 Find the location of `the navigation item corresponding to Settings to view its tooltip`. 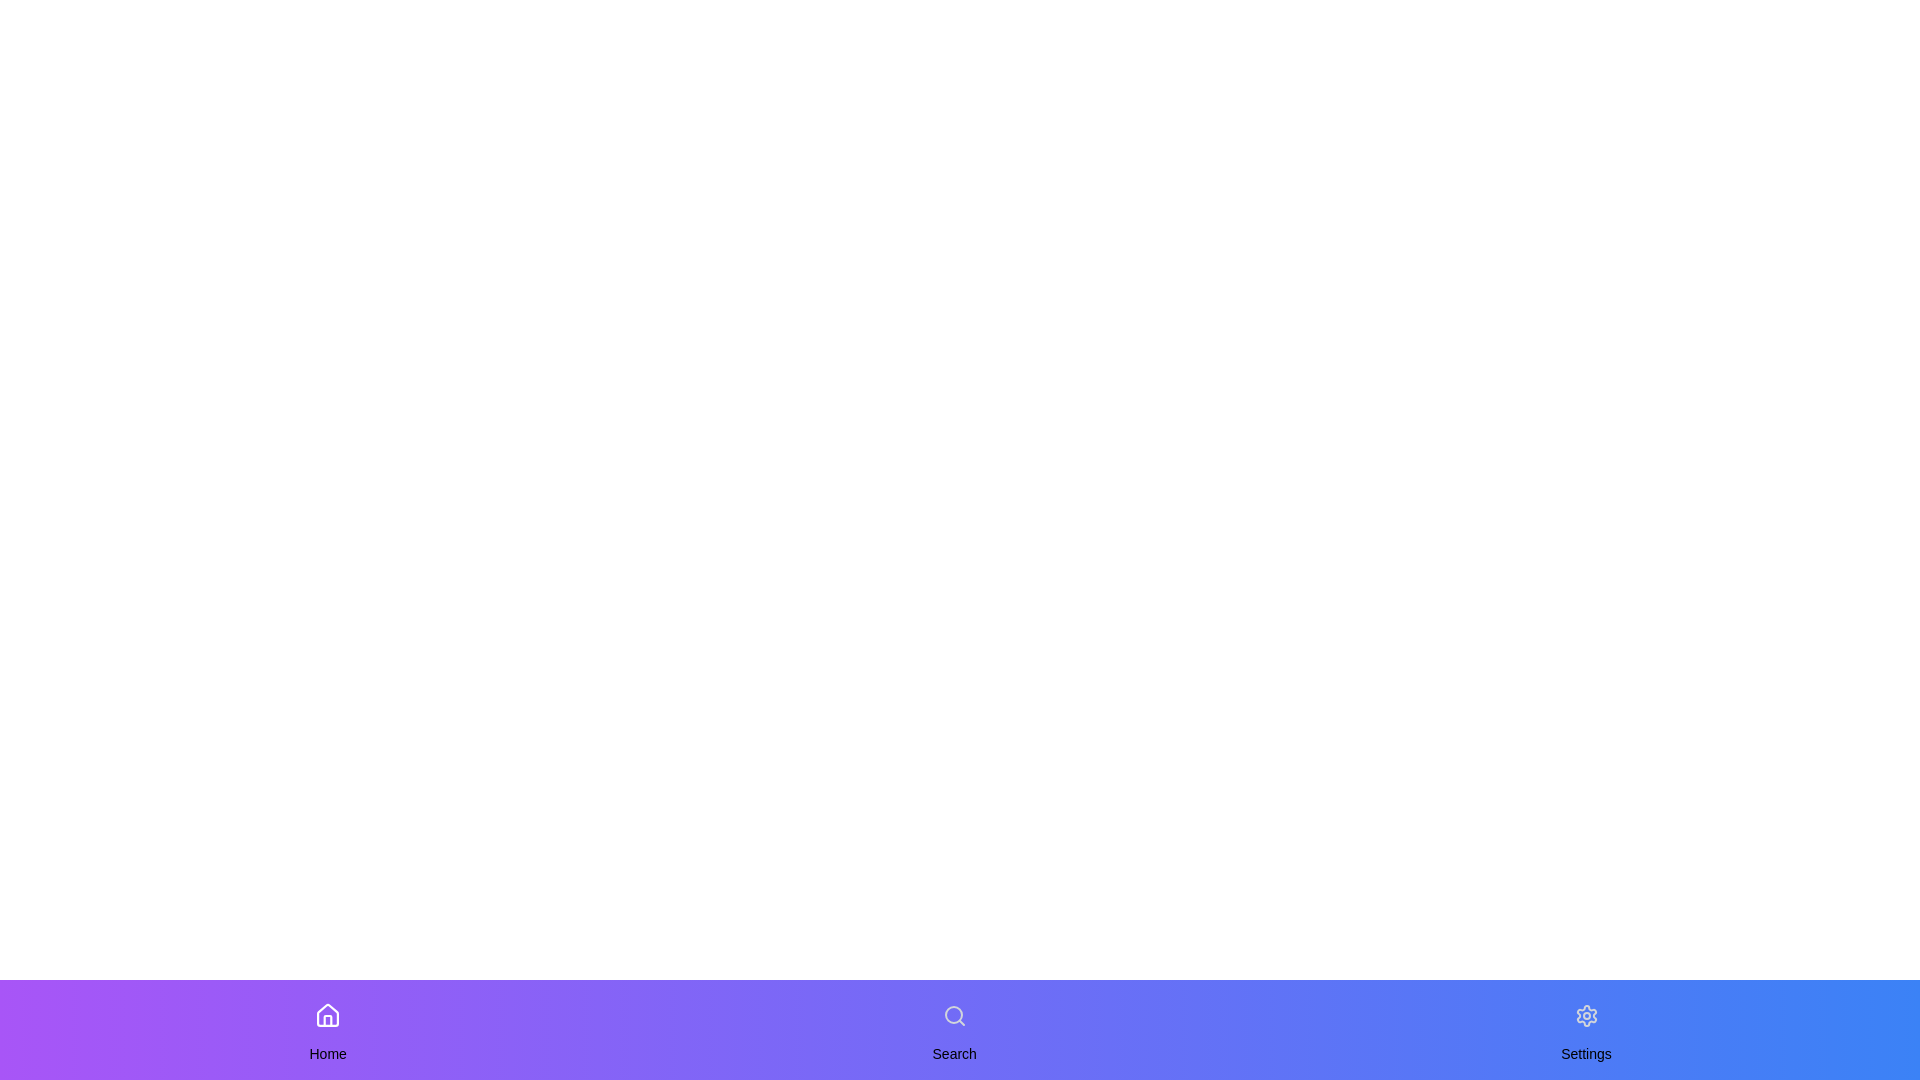

the navigation item corresponding to Settings to view its tooltip is located at coordinates (1585, 1015).